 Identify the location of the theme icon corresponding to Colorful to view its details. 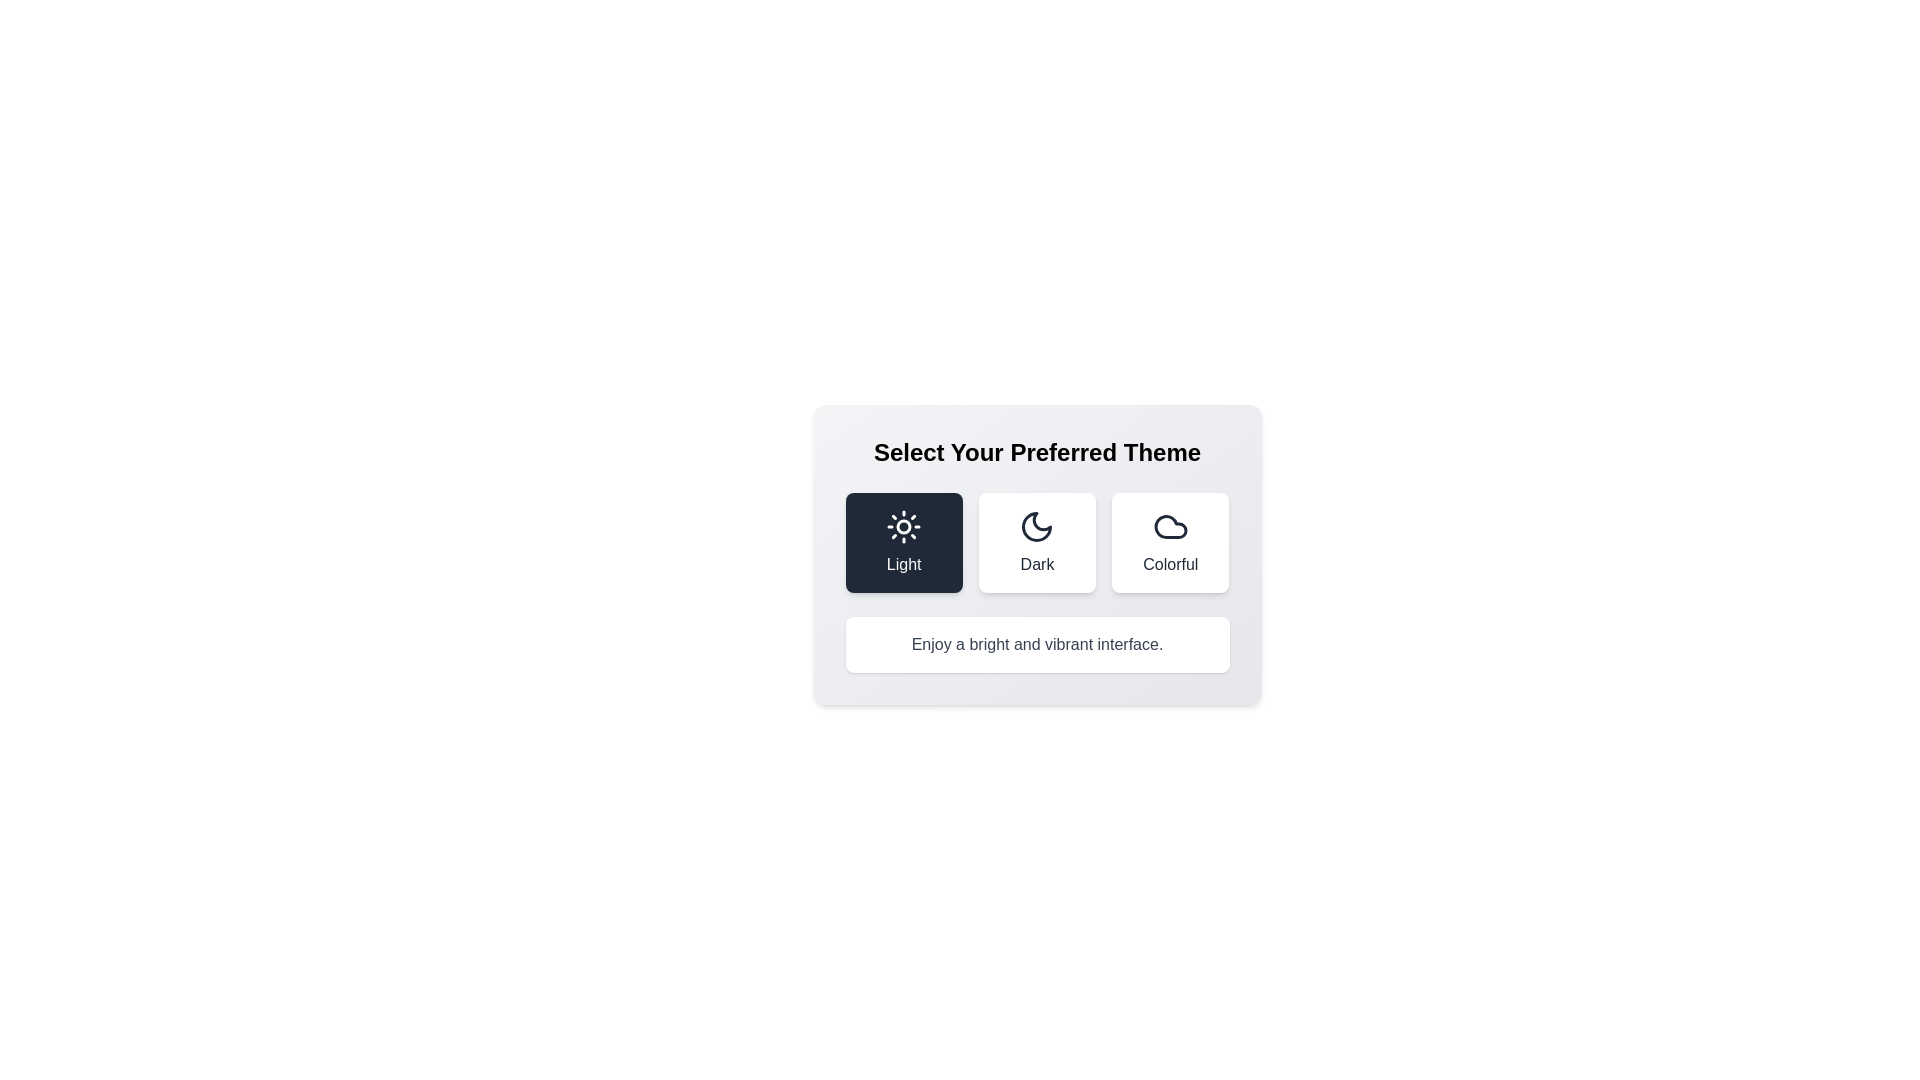
(1170, 543).